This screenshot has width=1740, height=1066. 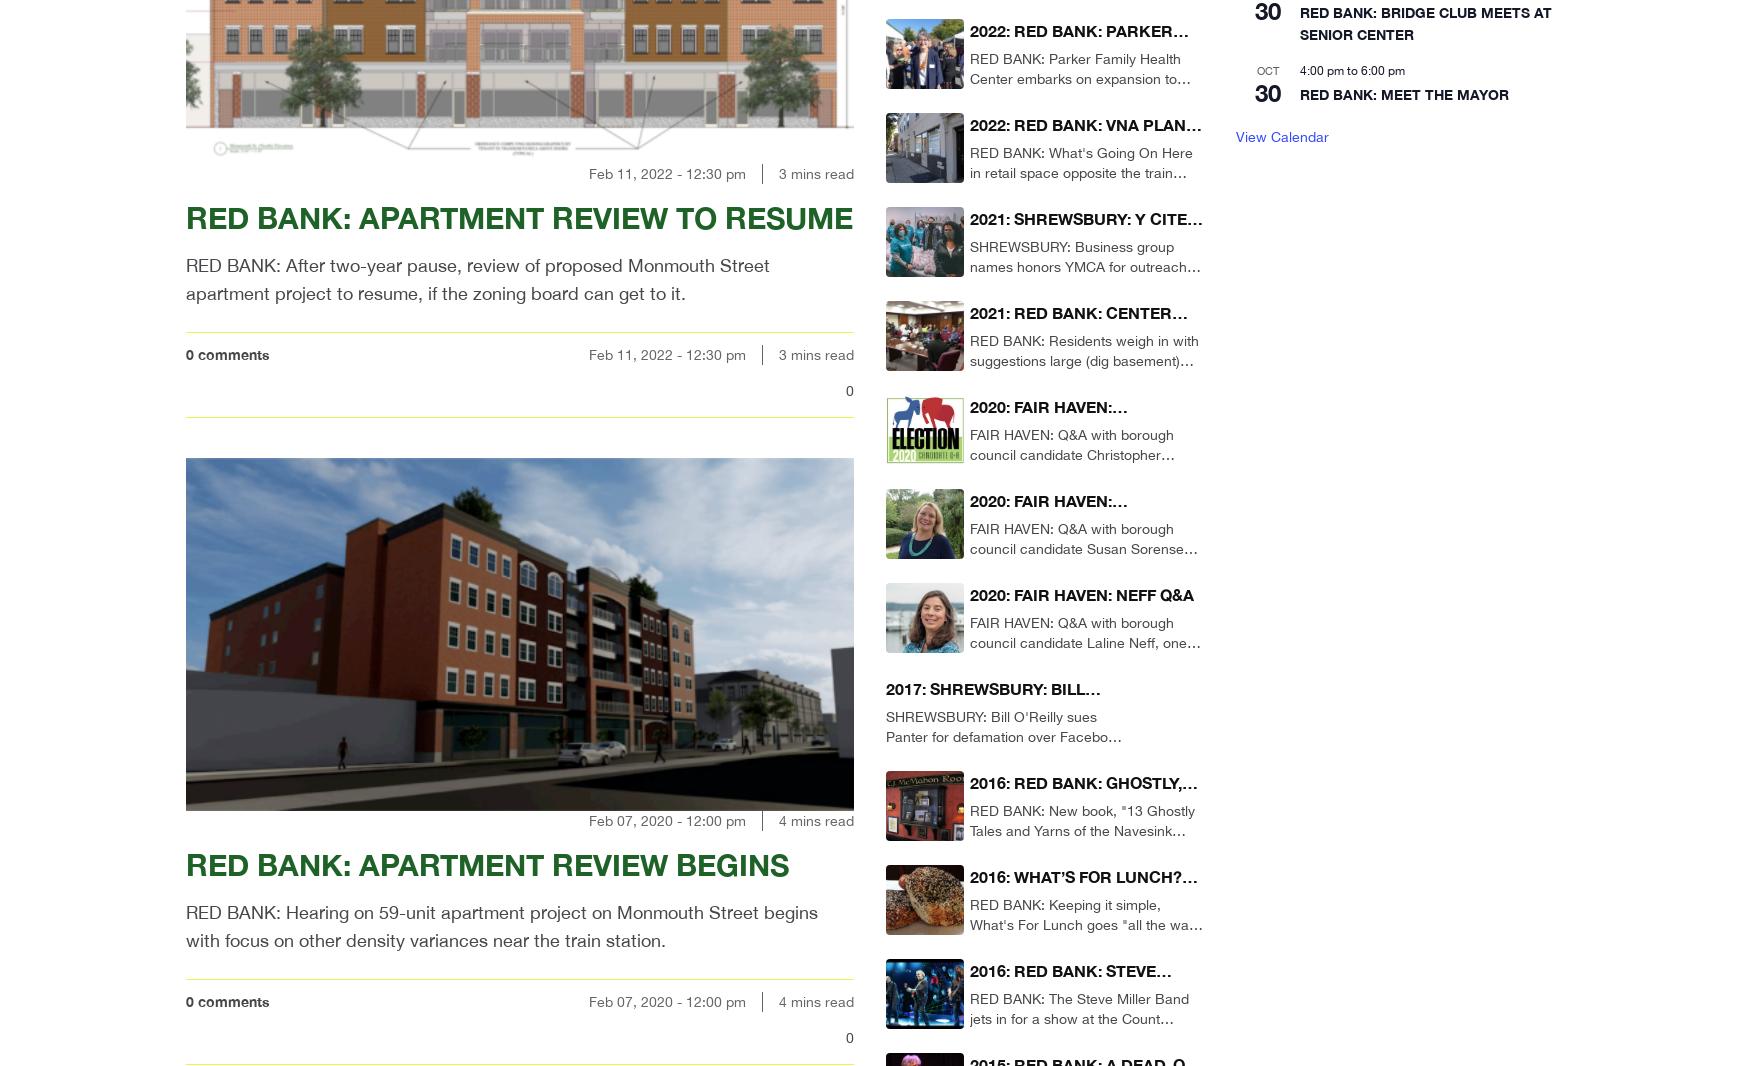 I want to click on 'to', so click(x=1351, y=69).